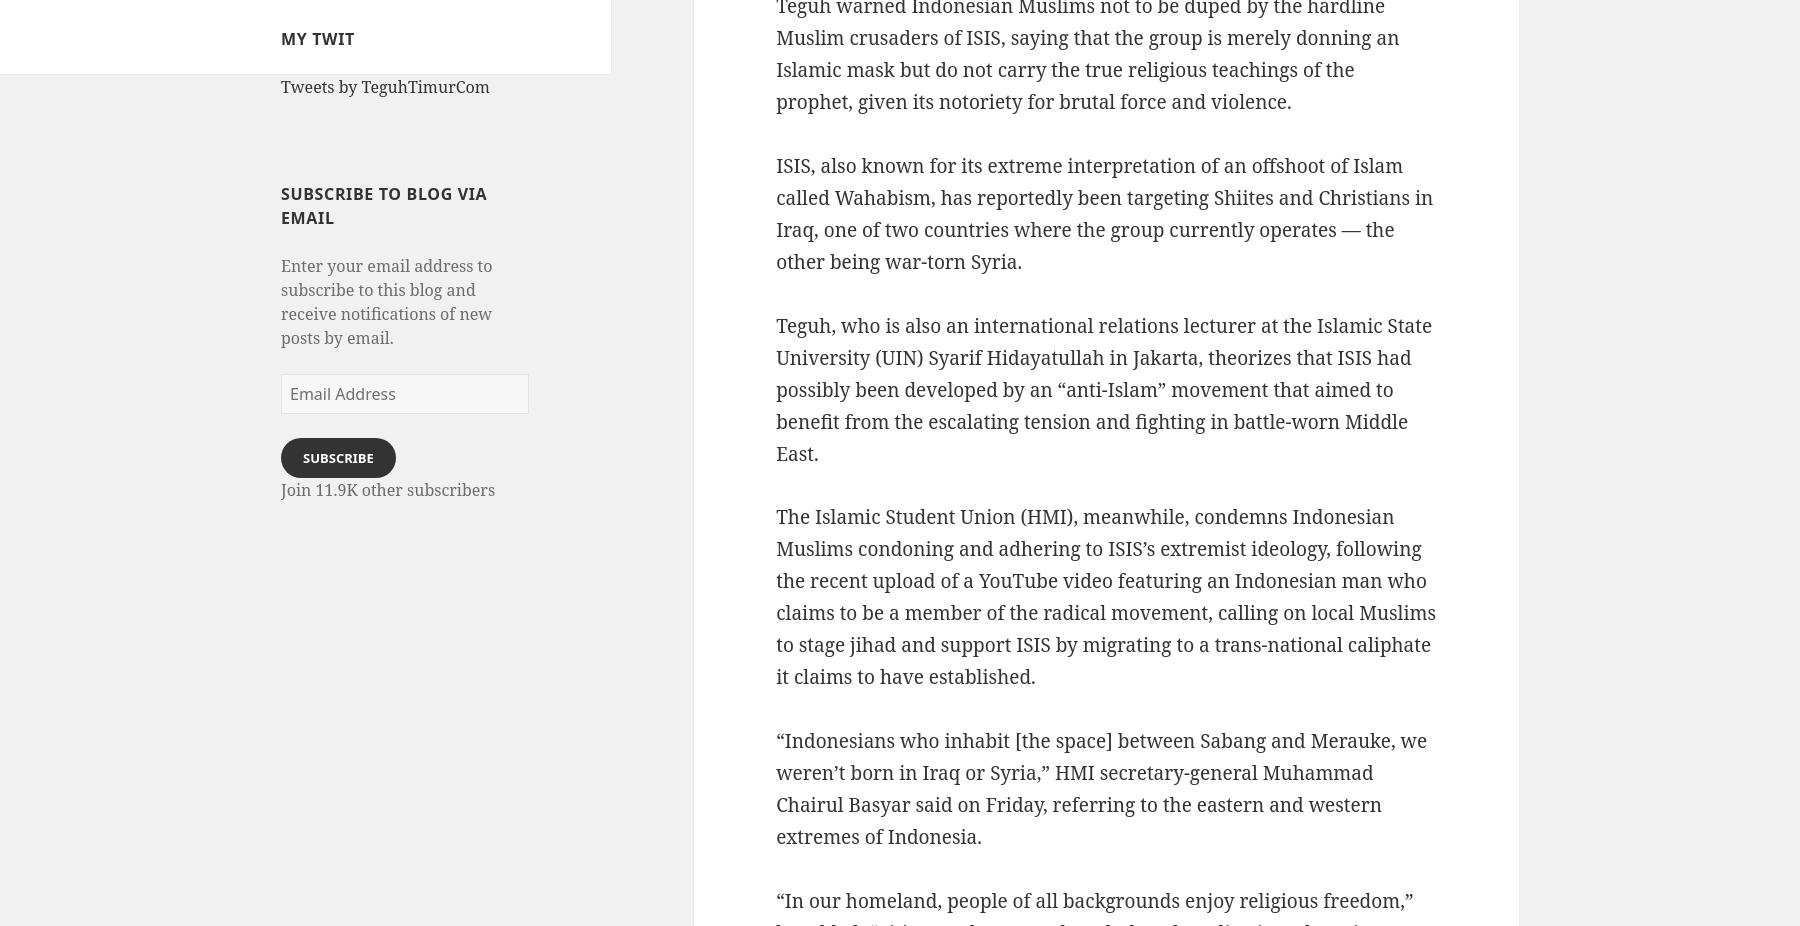 The image size is (1800, 926). What do you see at coordinates (1104, 211) in the screenshot?
I see `'ISIS, also known for its extreme interpretation of an offshoot of Islam called Wahabism, has reportedly been targeting Shiites and Christians in Iraq, one of two countries where the group currently operates — the other being war-torn Syria.'` at bounding box center [1104, 211].